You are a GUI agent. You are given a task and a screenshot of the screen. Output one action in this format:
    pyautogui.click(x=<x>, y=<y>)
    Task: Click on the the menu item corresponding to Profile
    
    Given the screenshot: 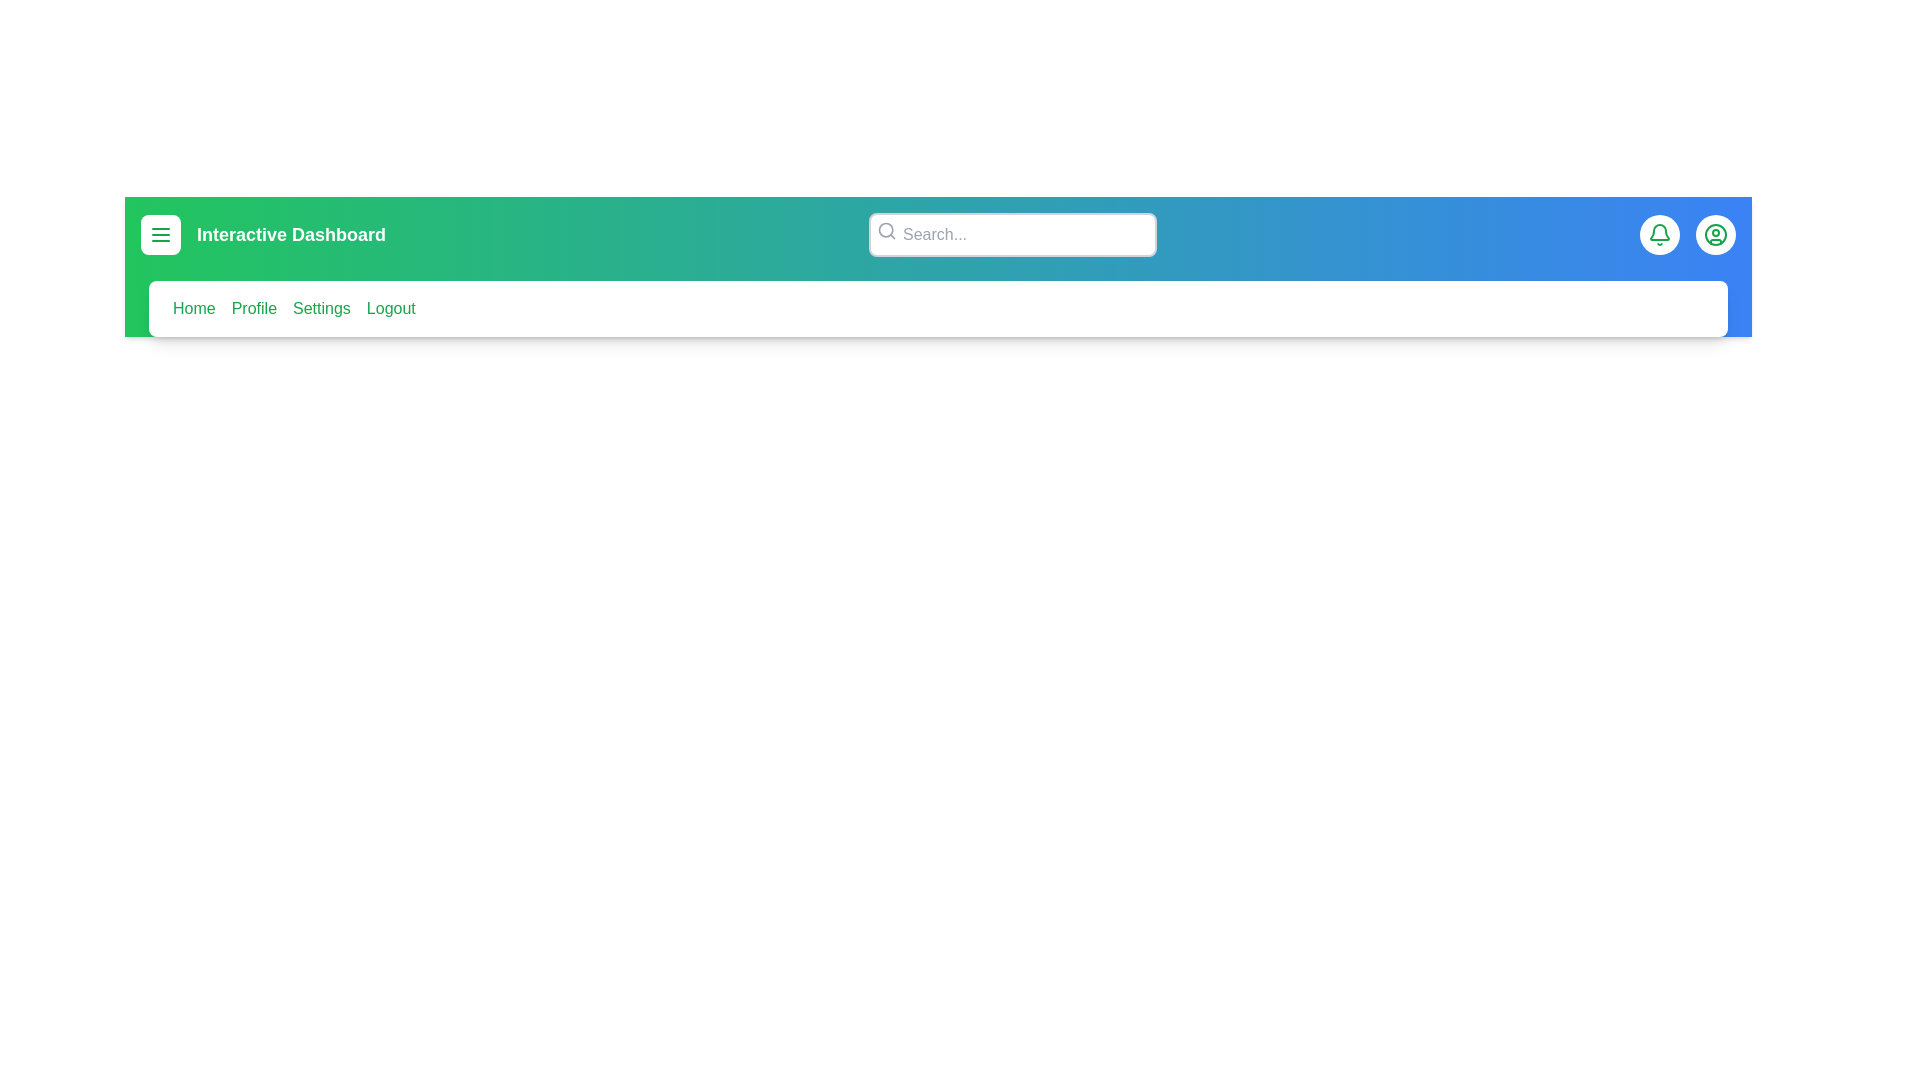 What is the action you would take?
    pyautogui.click(x=253, y=308)
    